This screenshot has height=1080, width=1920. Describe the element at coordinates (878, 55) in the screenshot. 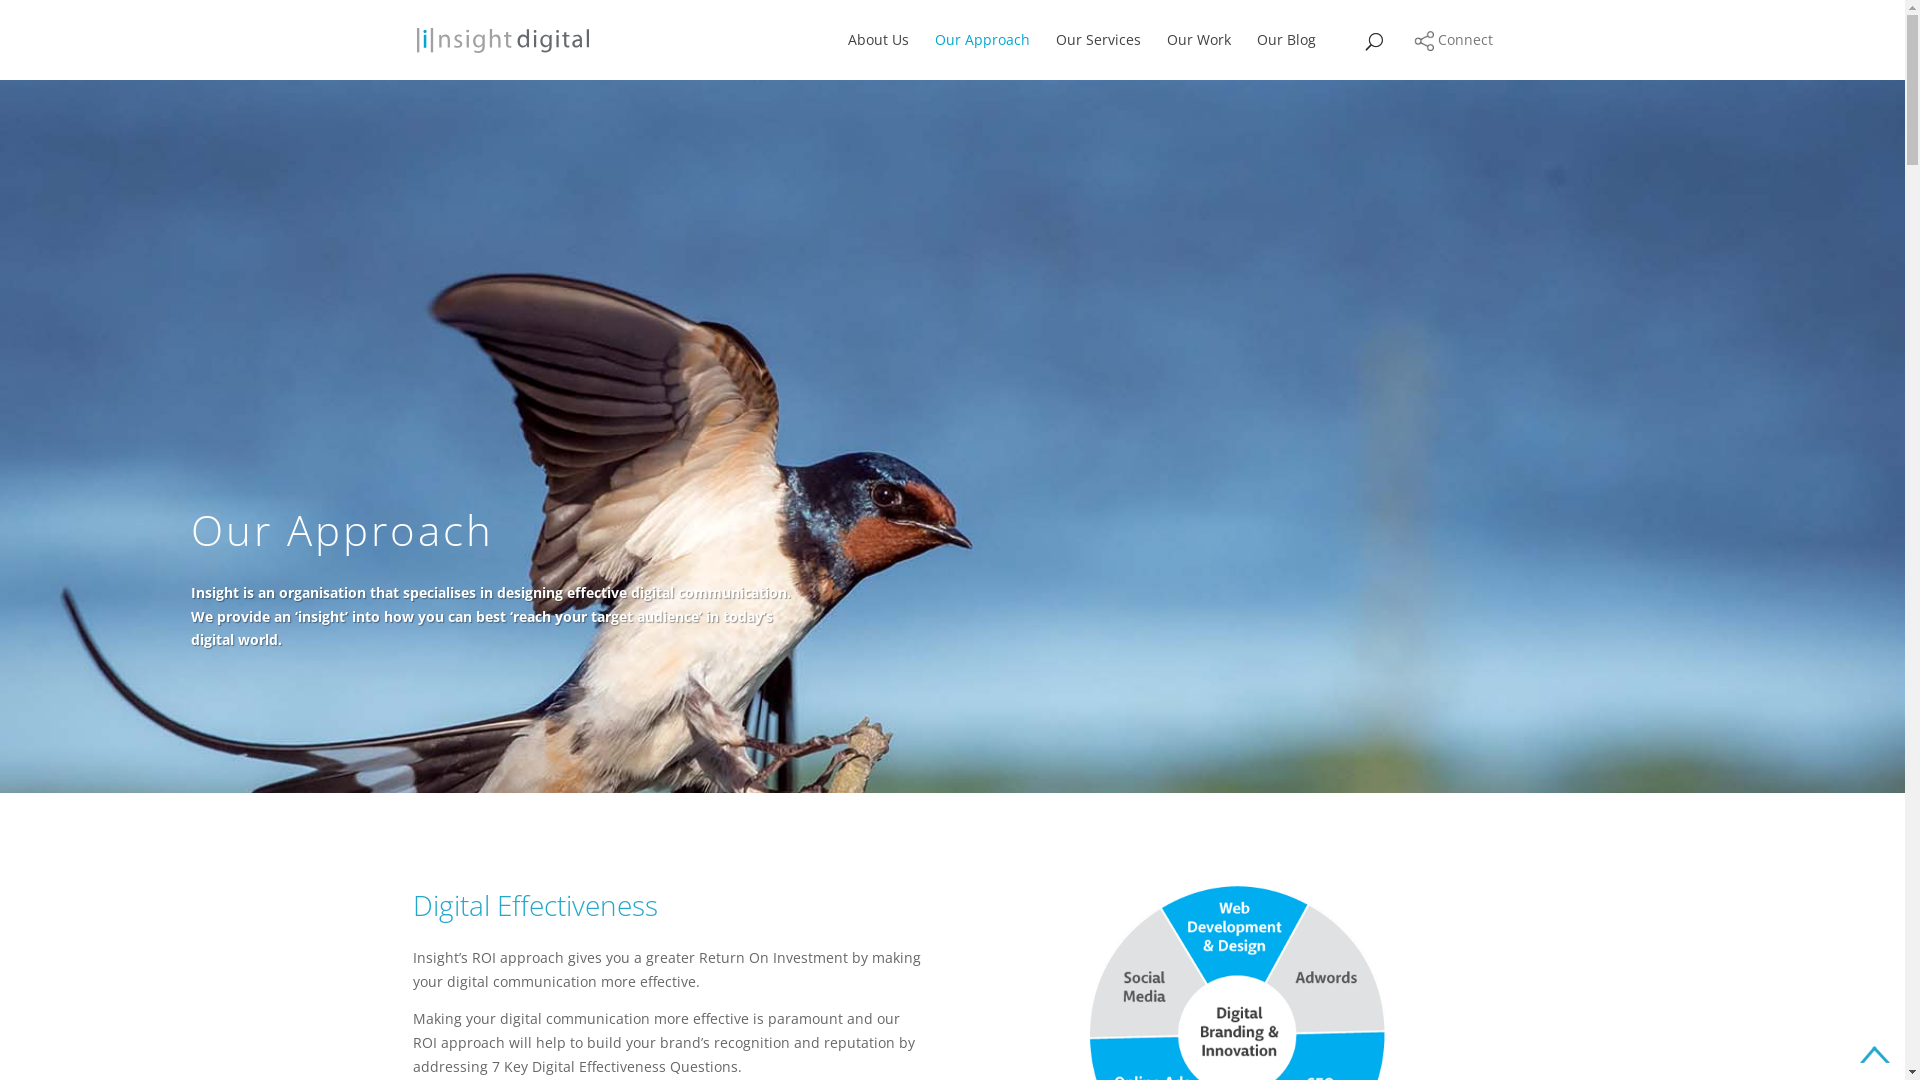

I see `'About Us'` at that location.